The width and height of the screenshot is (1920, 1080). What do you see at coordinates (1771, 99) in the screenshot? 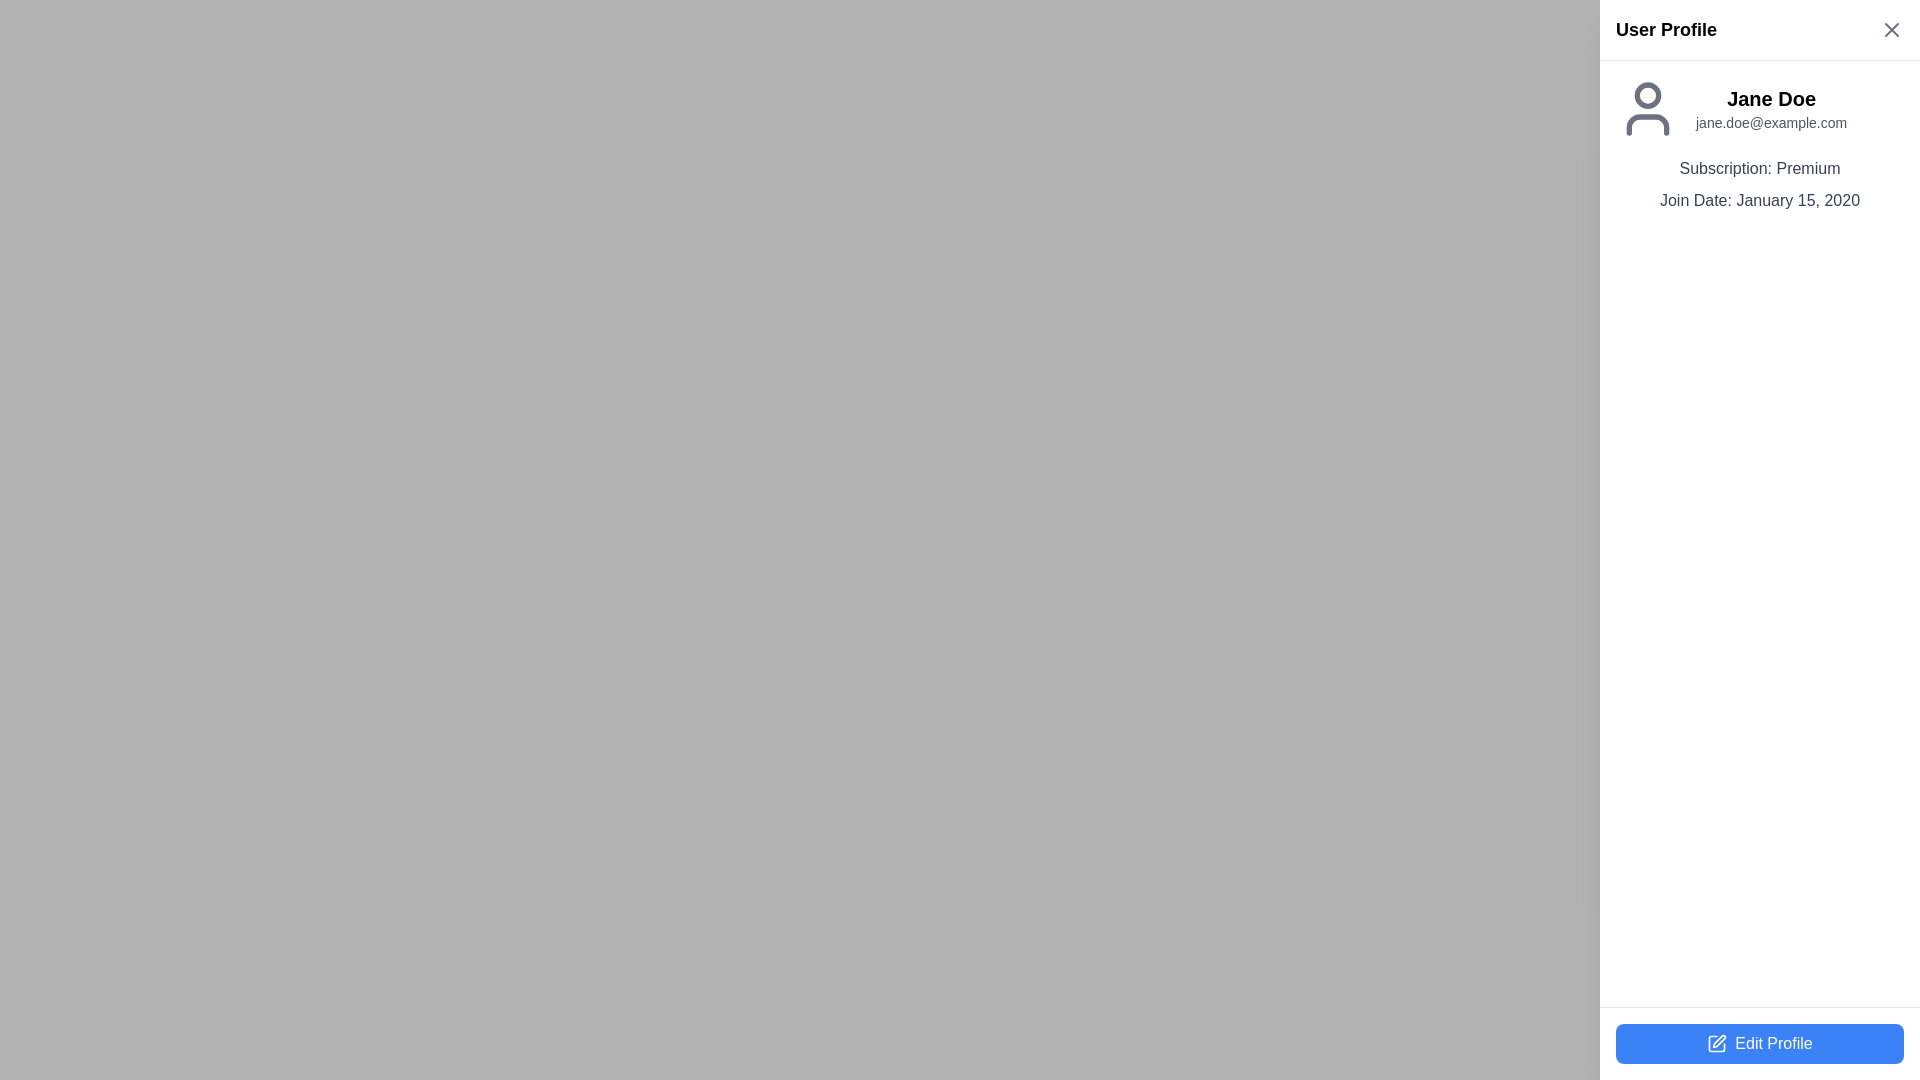
I see `the text label displaying the name 'Jane Doe', which is located at the top section of the user profile panel and is distinct with its bold, larger font style` at bounding box center [1771, 99].